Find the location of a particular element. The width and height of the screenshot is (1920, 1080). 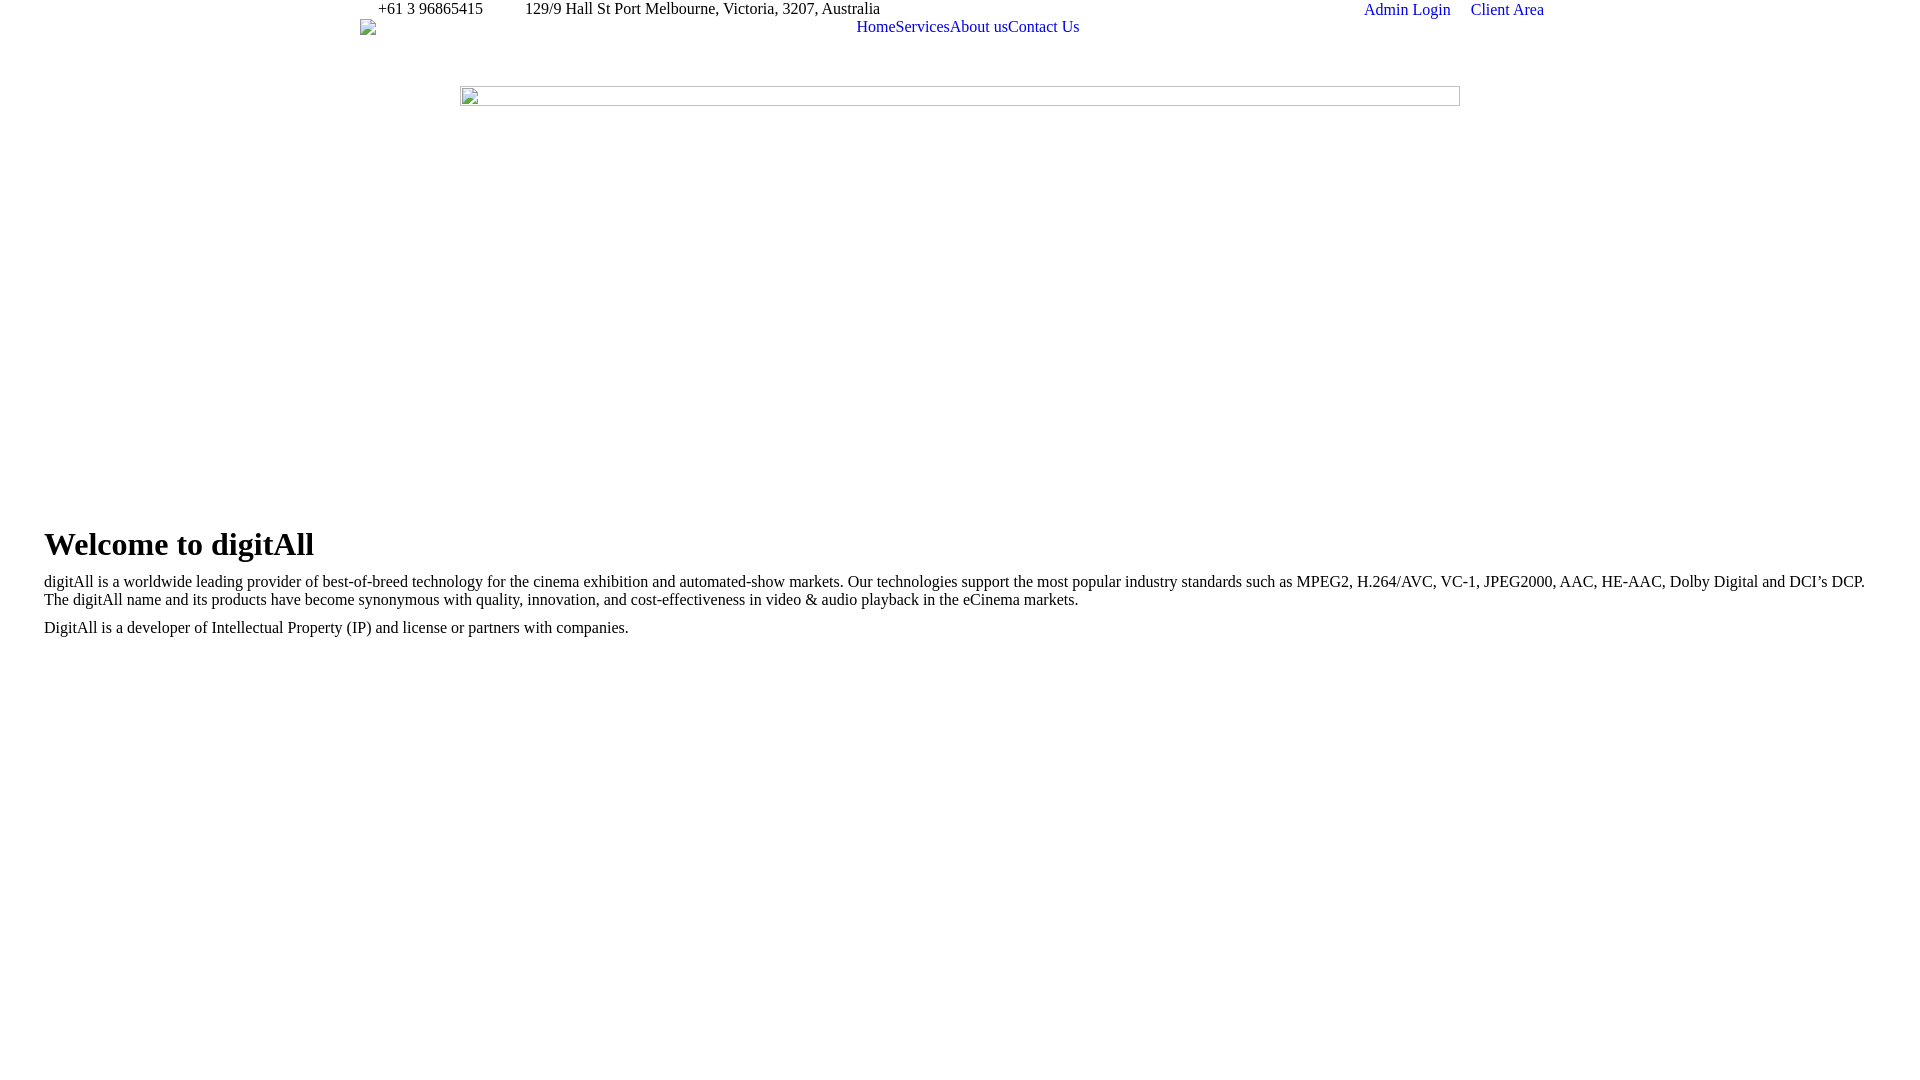

'Home' is located at coordinates (875, 27).